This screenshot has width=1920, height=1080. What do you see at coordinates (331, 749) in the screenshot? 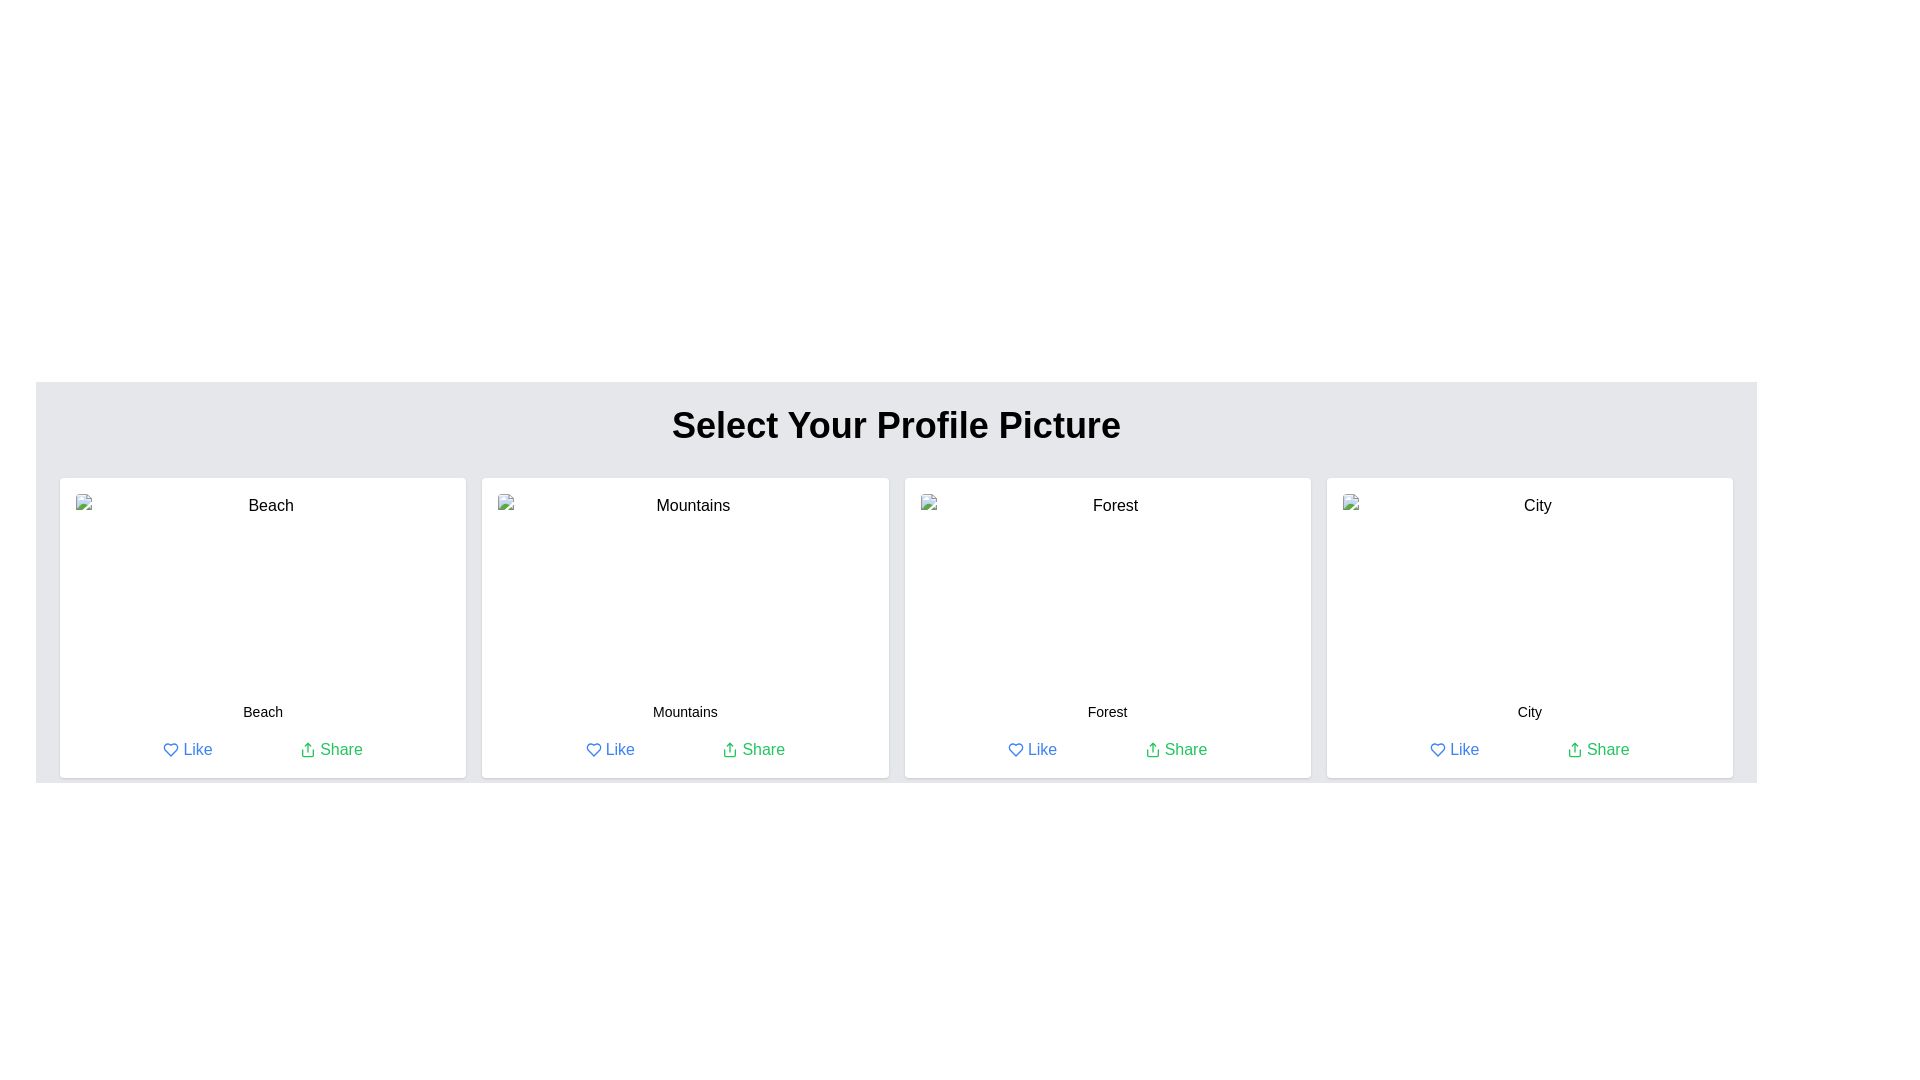
I see `the green 'Share' button with a sharing icon to the left of the text, located within the interaction options for the 'Beach' item` at bounding box center [331, 749].